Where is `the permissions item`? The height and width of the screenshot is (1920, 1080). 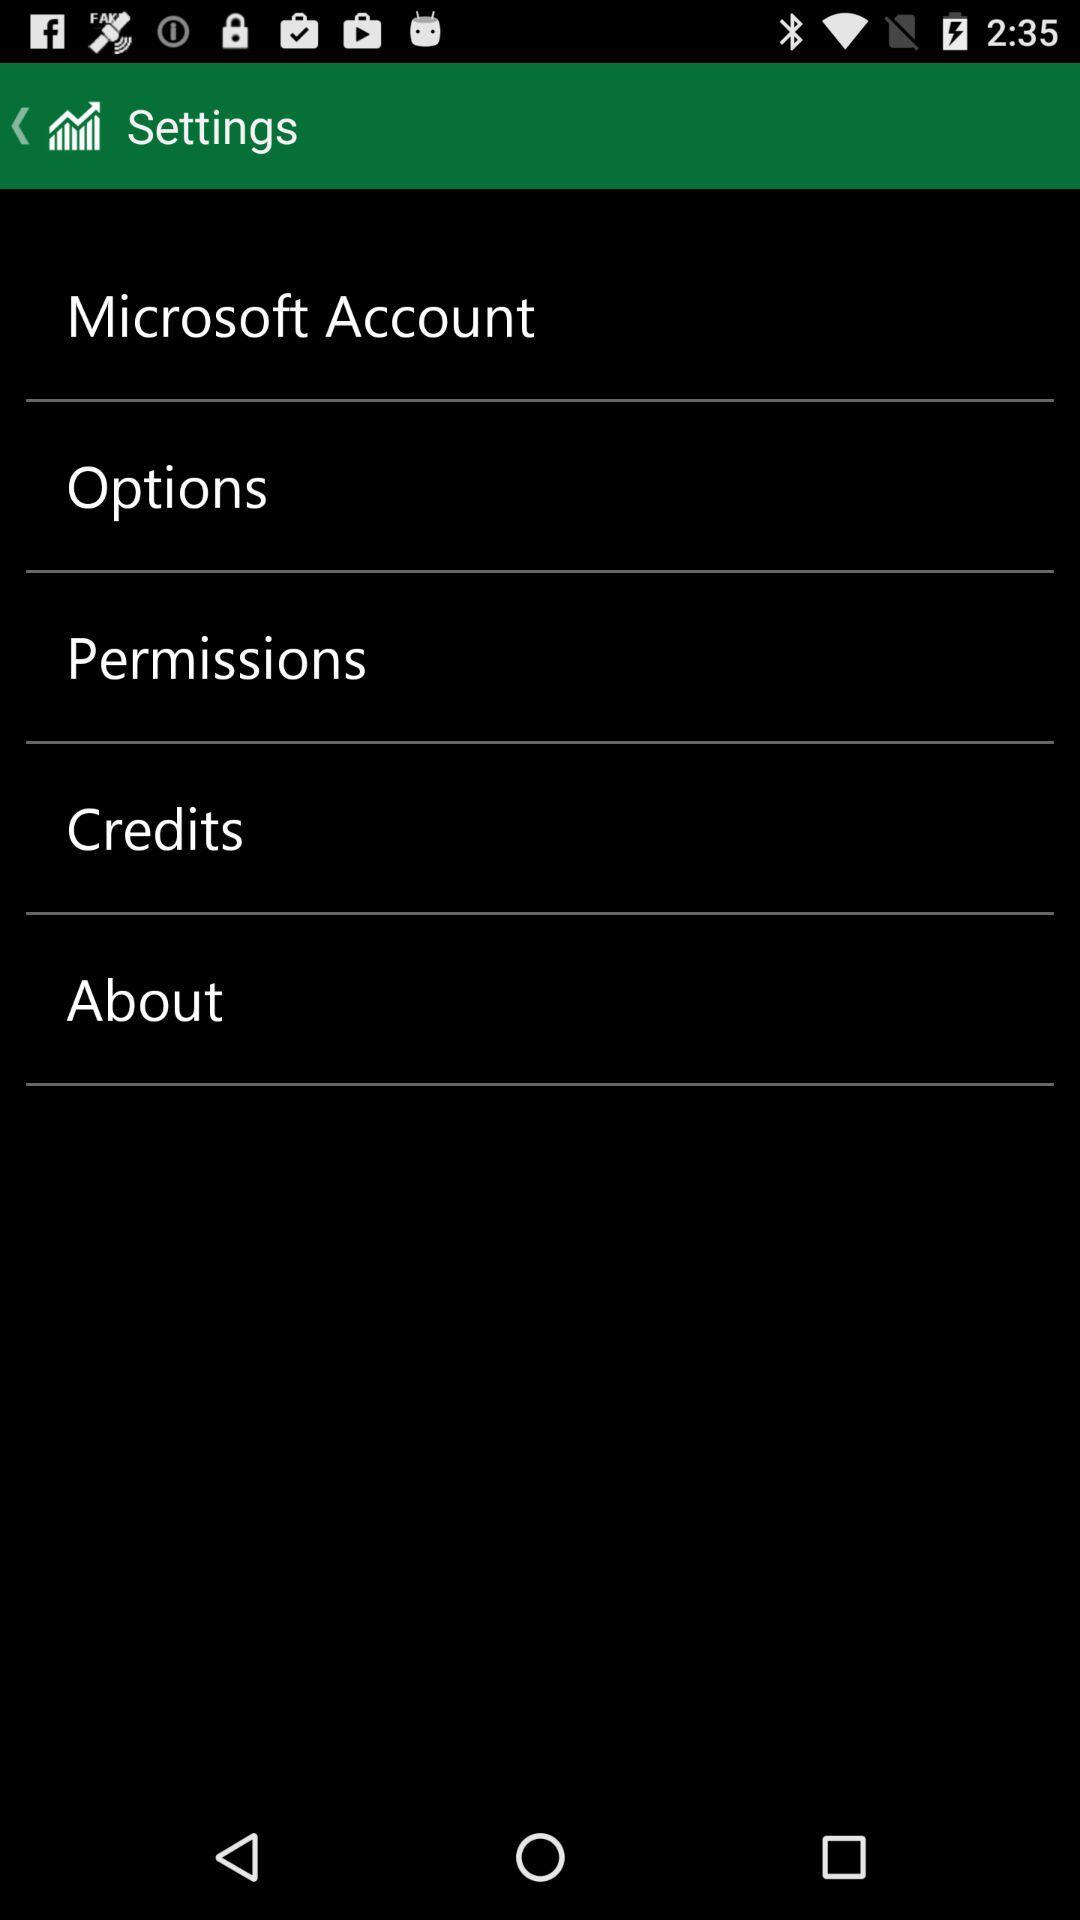 the permissions item is located at coordinates (216, 657).